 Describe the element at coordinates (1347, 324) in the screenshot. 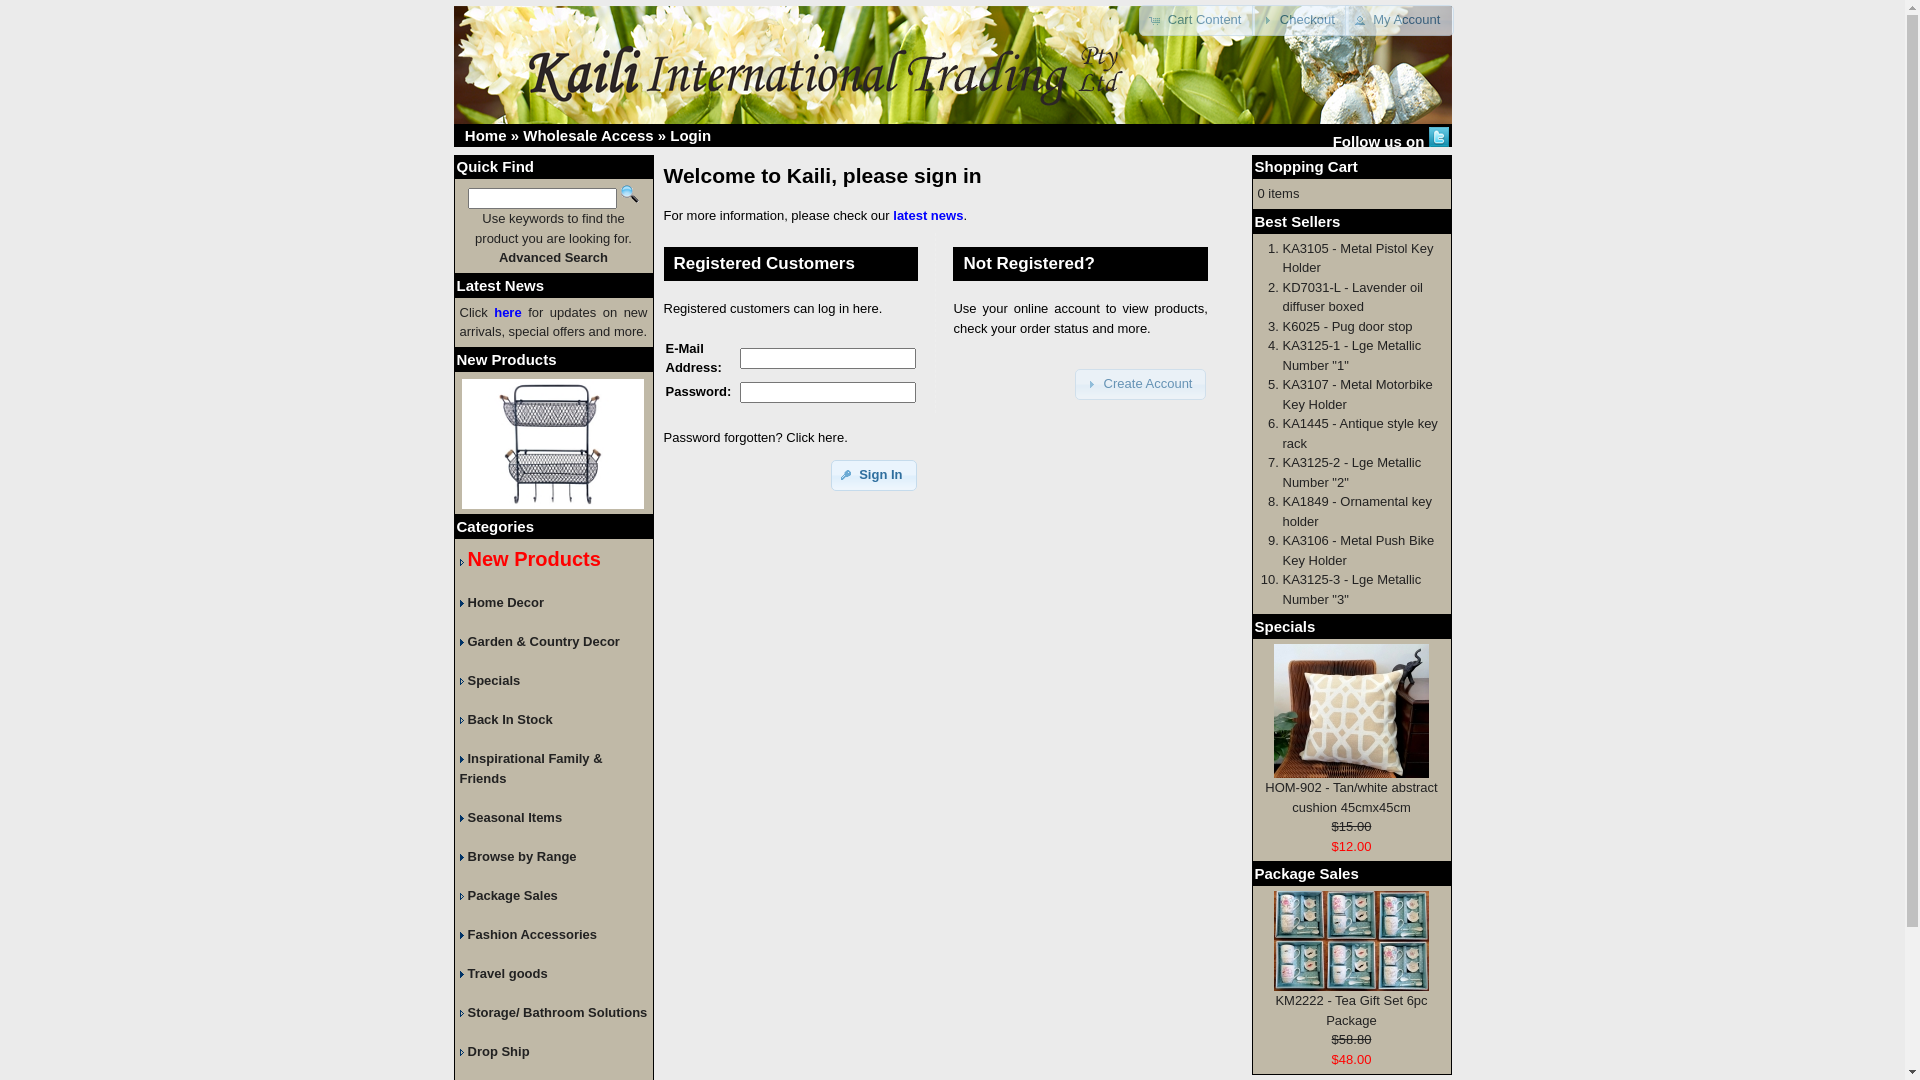

I see `'K6025 - Pug door stop'` at that location.